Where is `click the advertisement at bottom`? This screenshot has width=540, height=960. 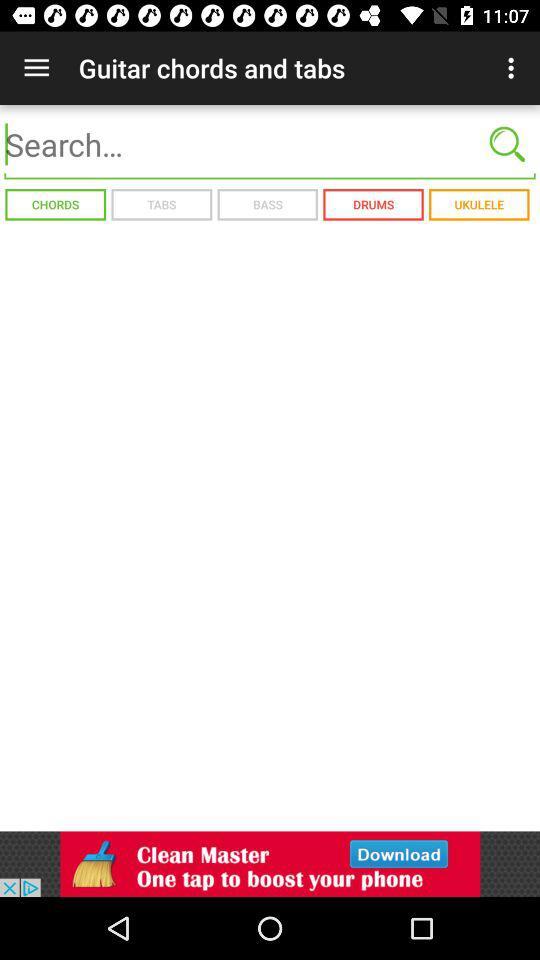 click the advertisement at bottom is located at coordinates (270, 863).